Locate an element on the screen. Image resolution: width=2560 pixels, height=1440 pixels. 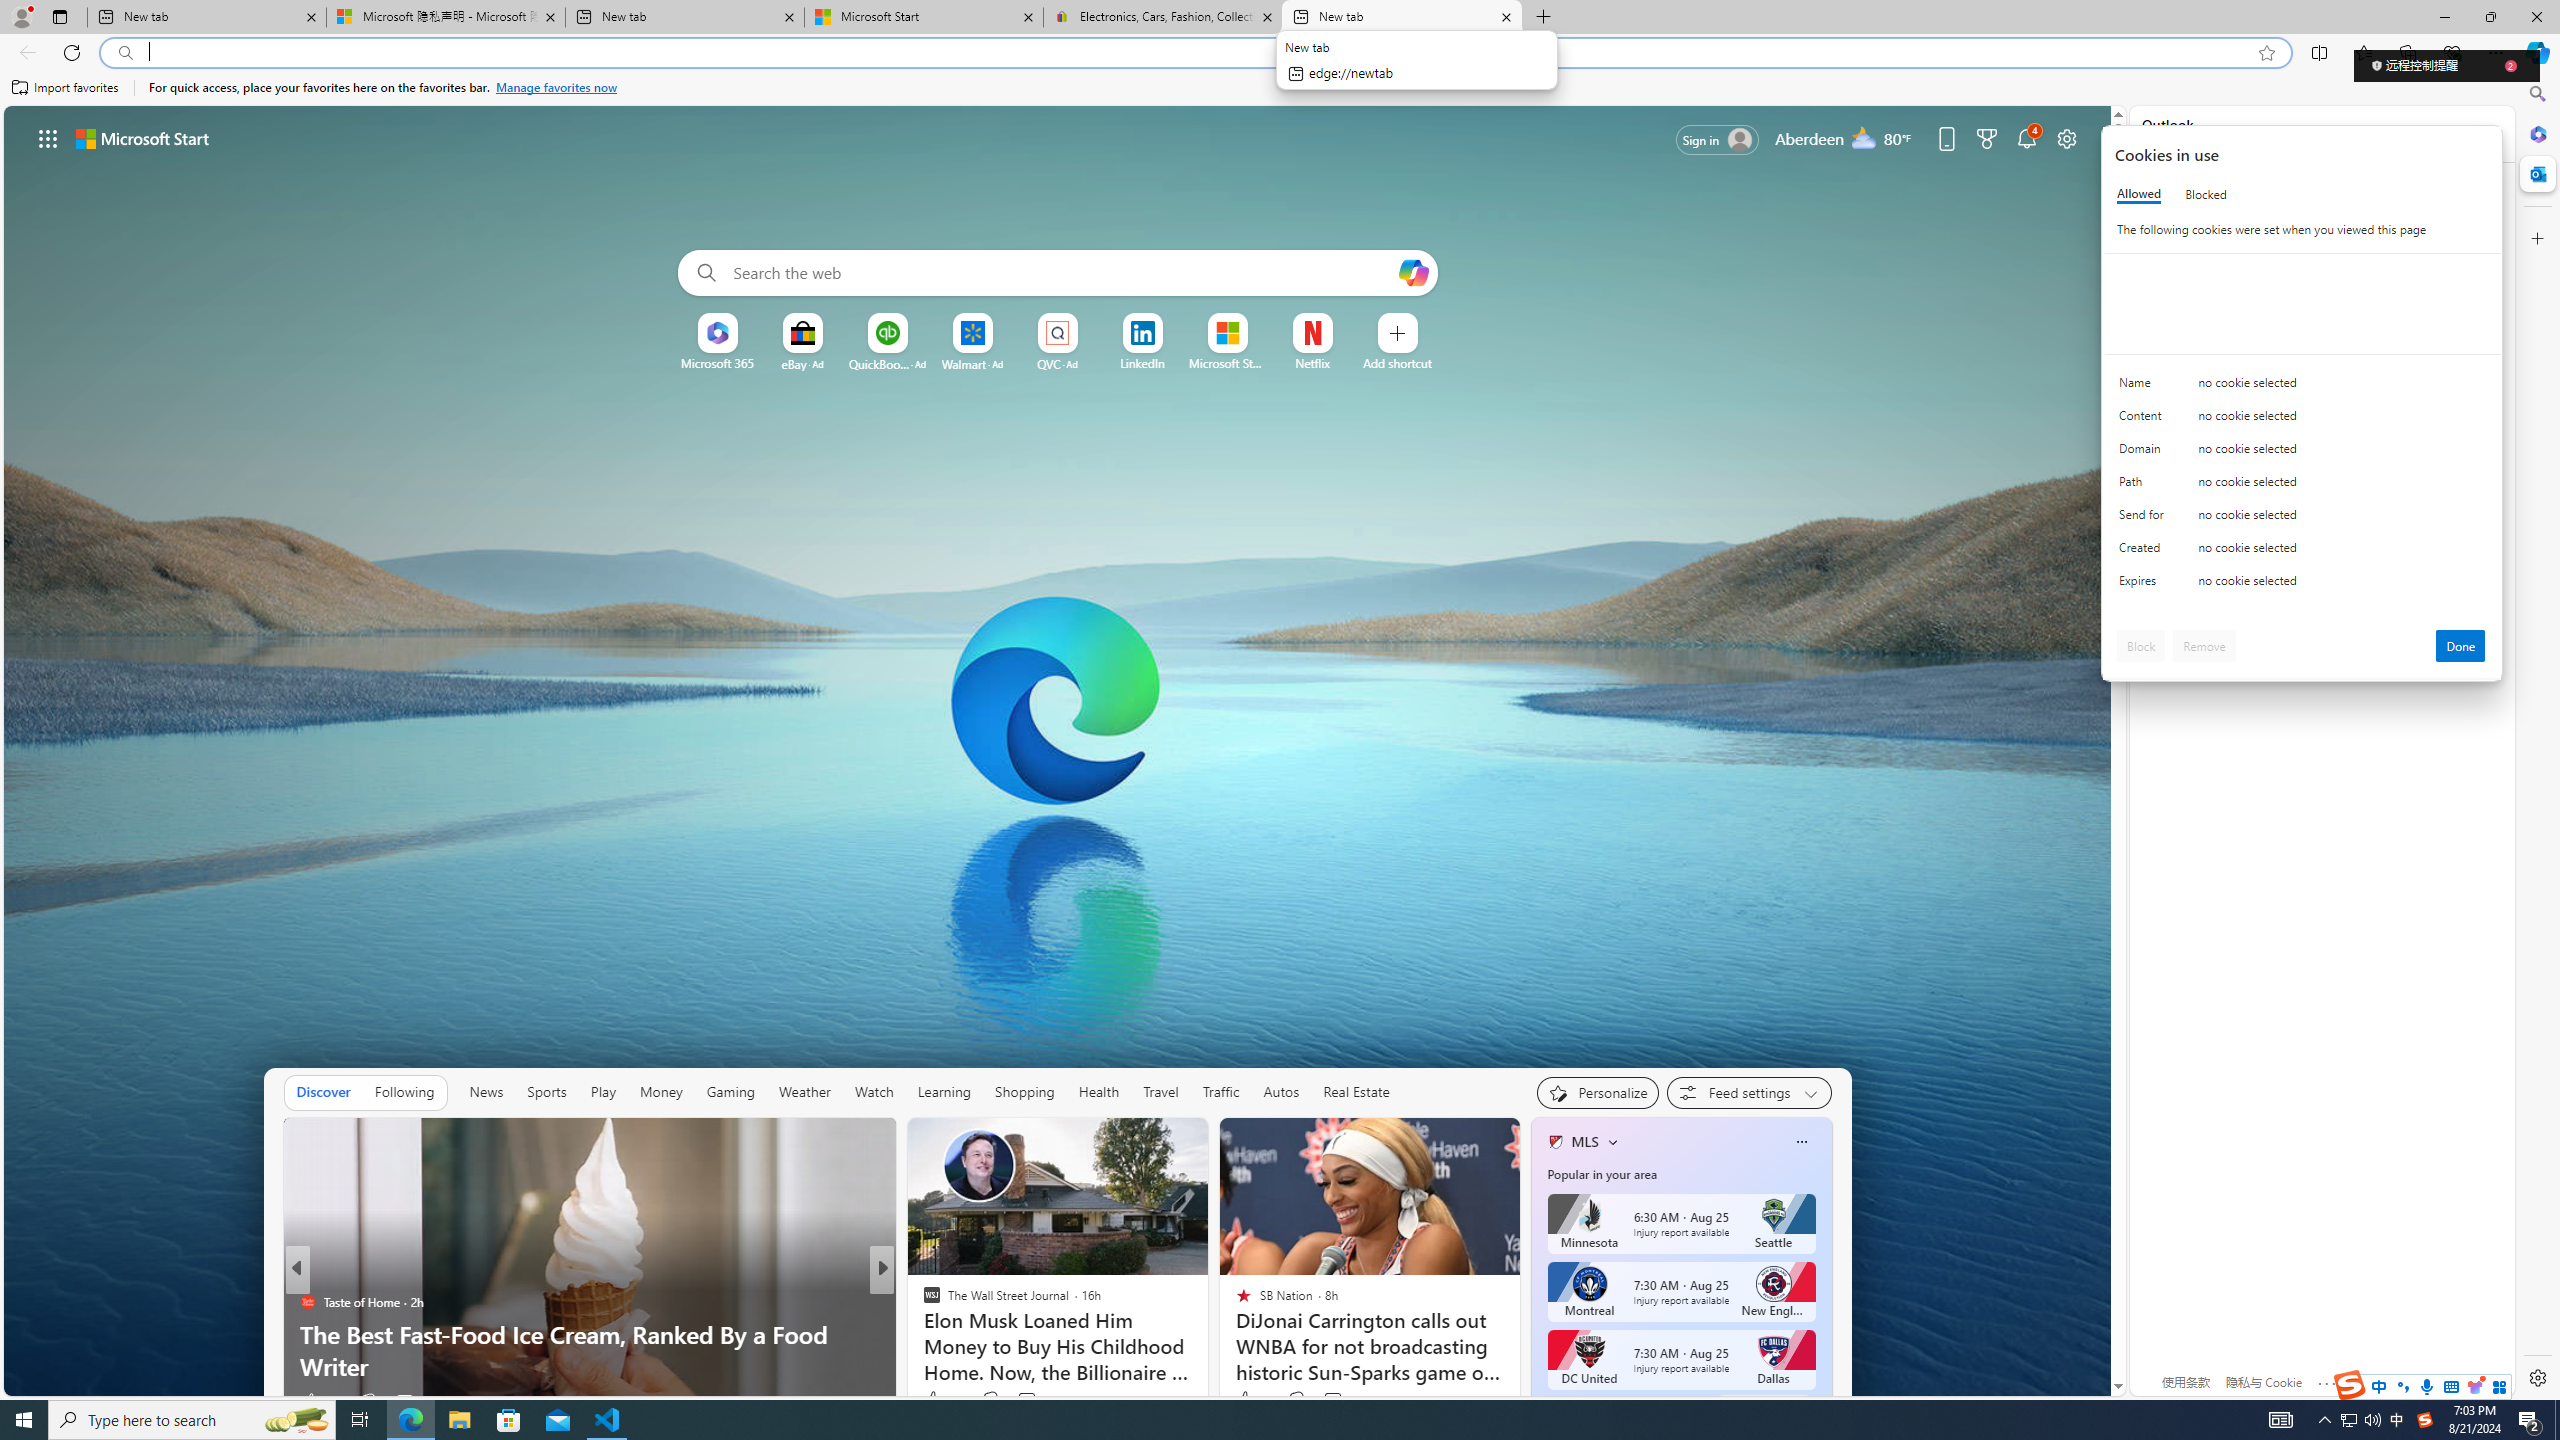
'Content' is located at coordinates (2144, 420).